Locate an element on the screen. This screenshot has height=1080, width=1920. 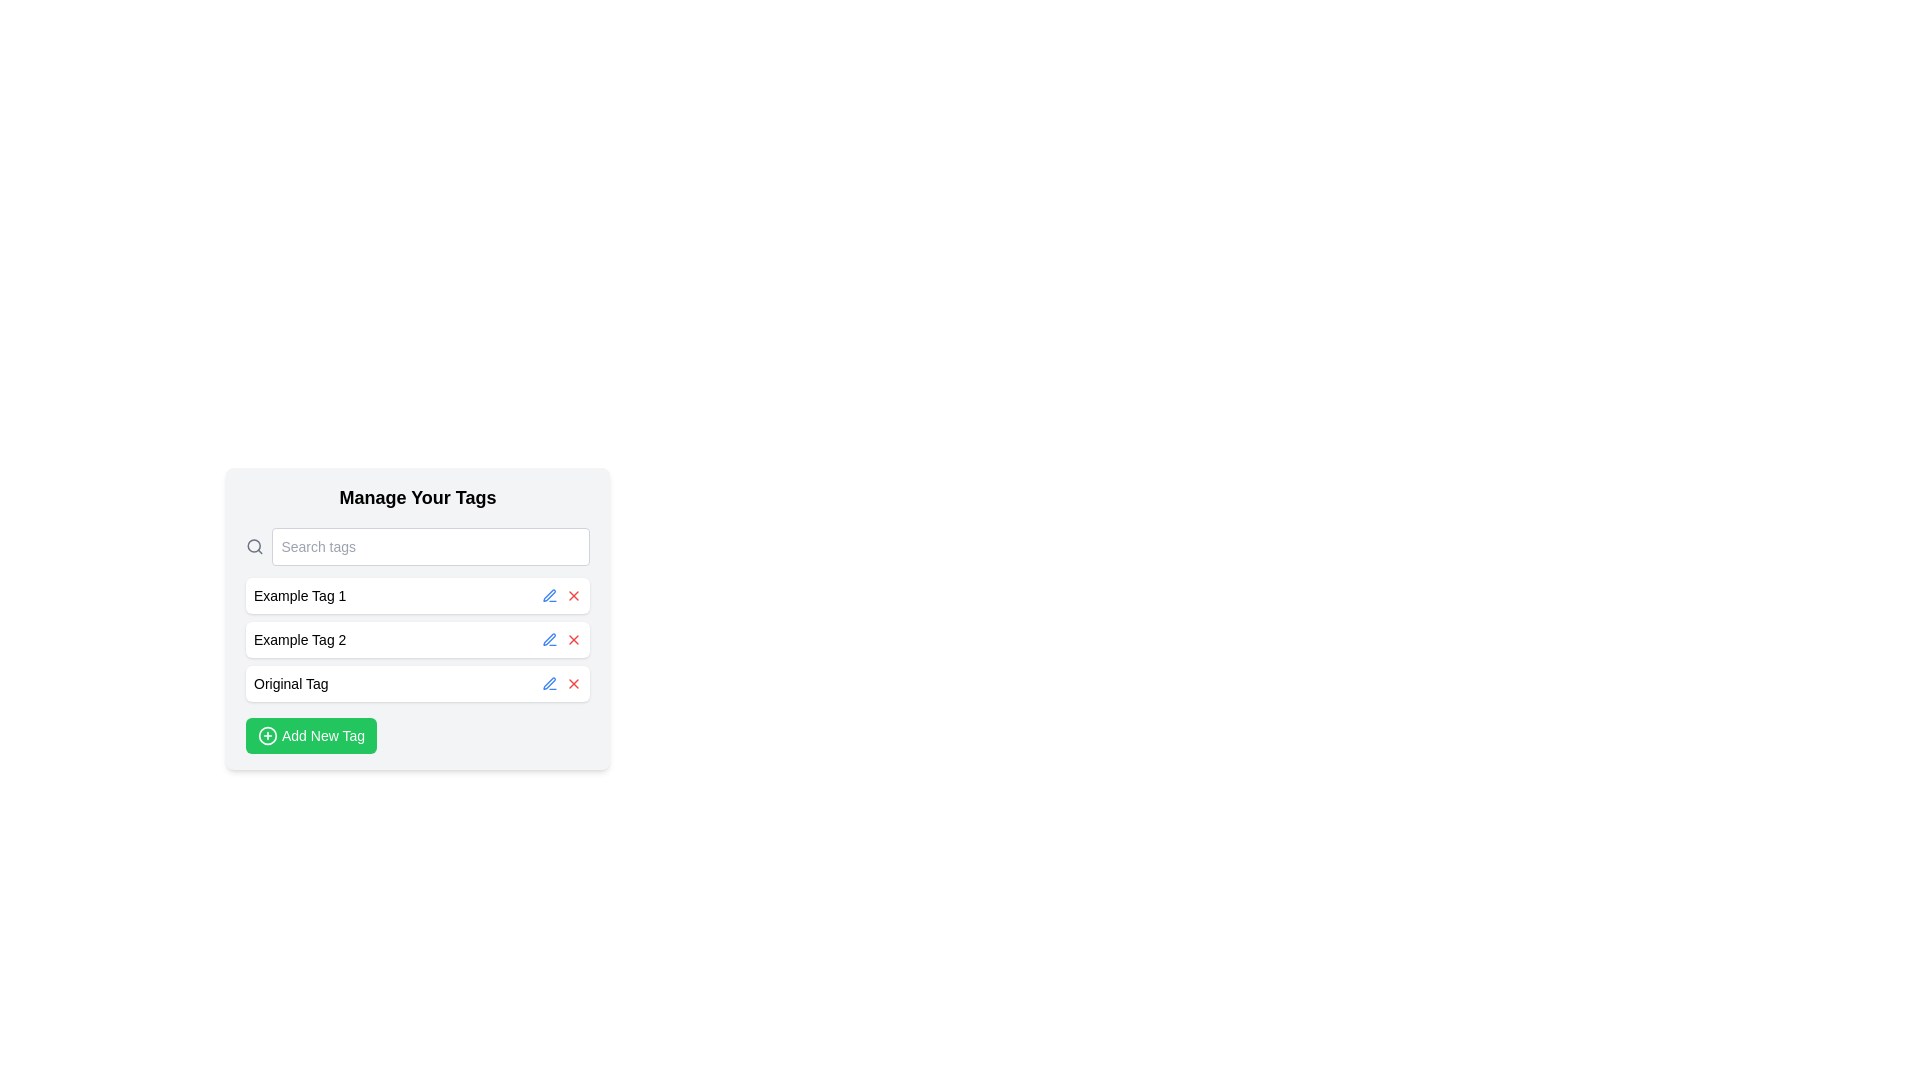
the SVG Circle Element that represents the 'Add New Tag' button, which resembles a plus sign within a circle is located at coordinates (267, 736).